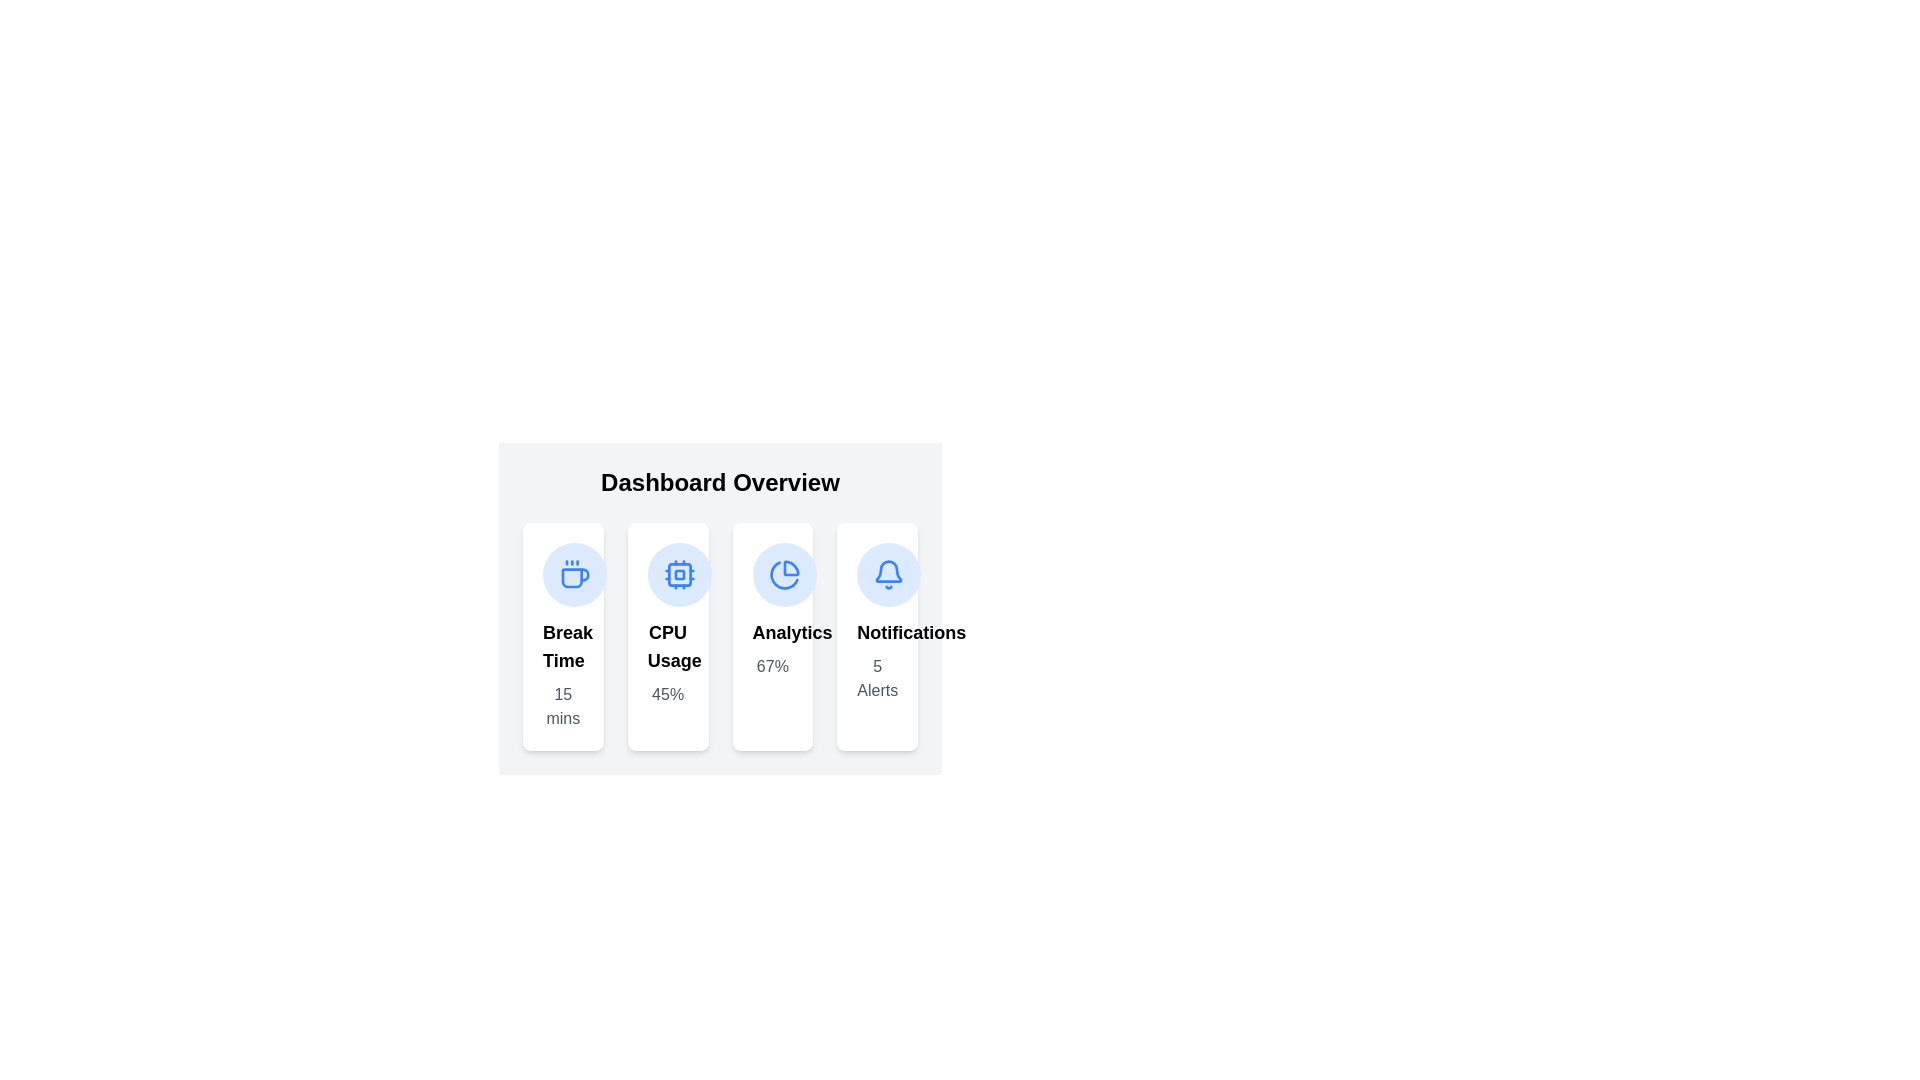 Image resolution: width=1920 pixels, height=1080 pixels. I want to click on text label indicating the duration associated with the 'Break Time' section, located below the 'Break Time' label within the first card in the dashboard, so click(562, 705).